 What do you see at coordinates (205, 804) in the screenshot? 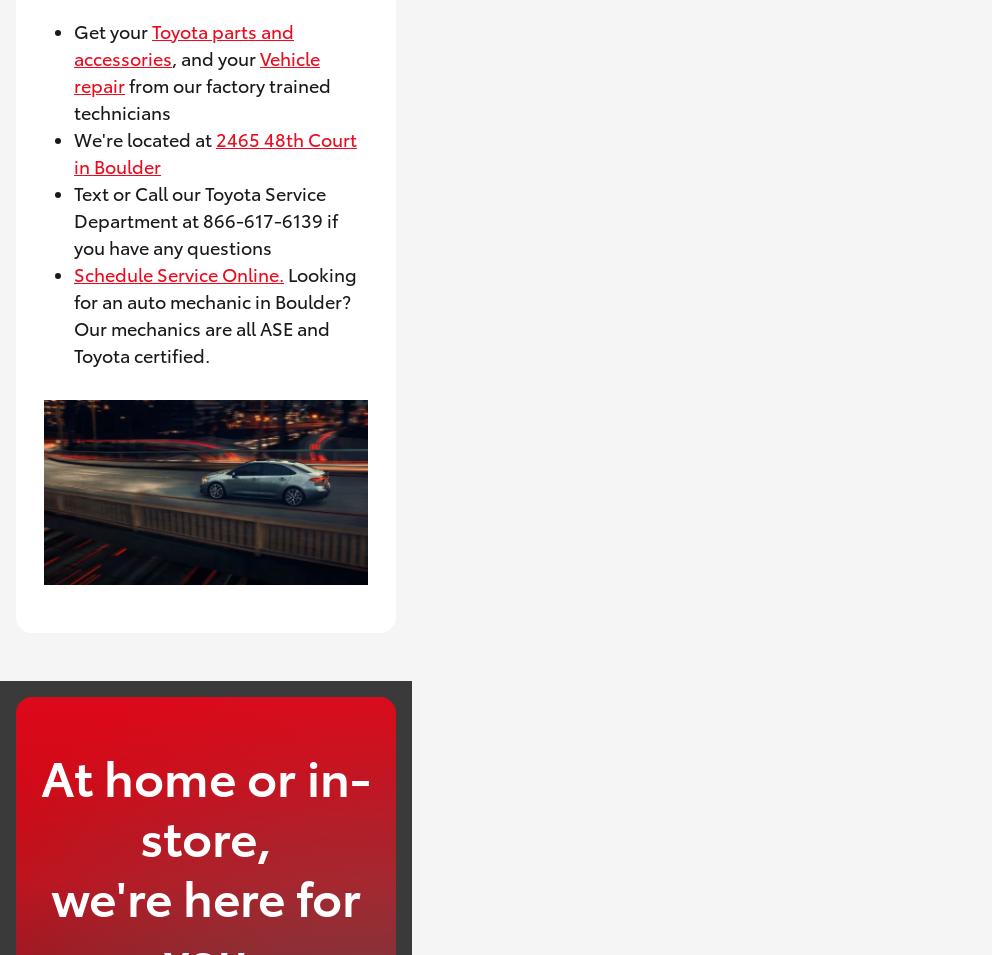
I see `'At home or in-store,'` at bounding box center [205, 804].